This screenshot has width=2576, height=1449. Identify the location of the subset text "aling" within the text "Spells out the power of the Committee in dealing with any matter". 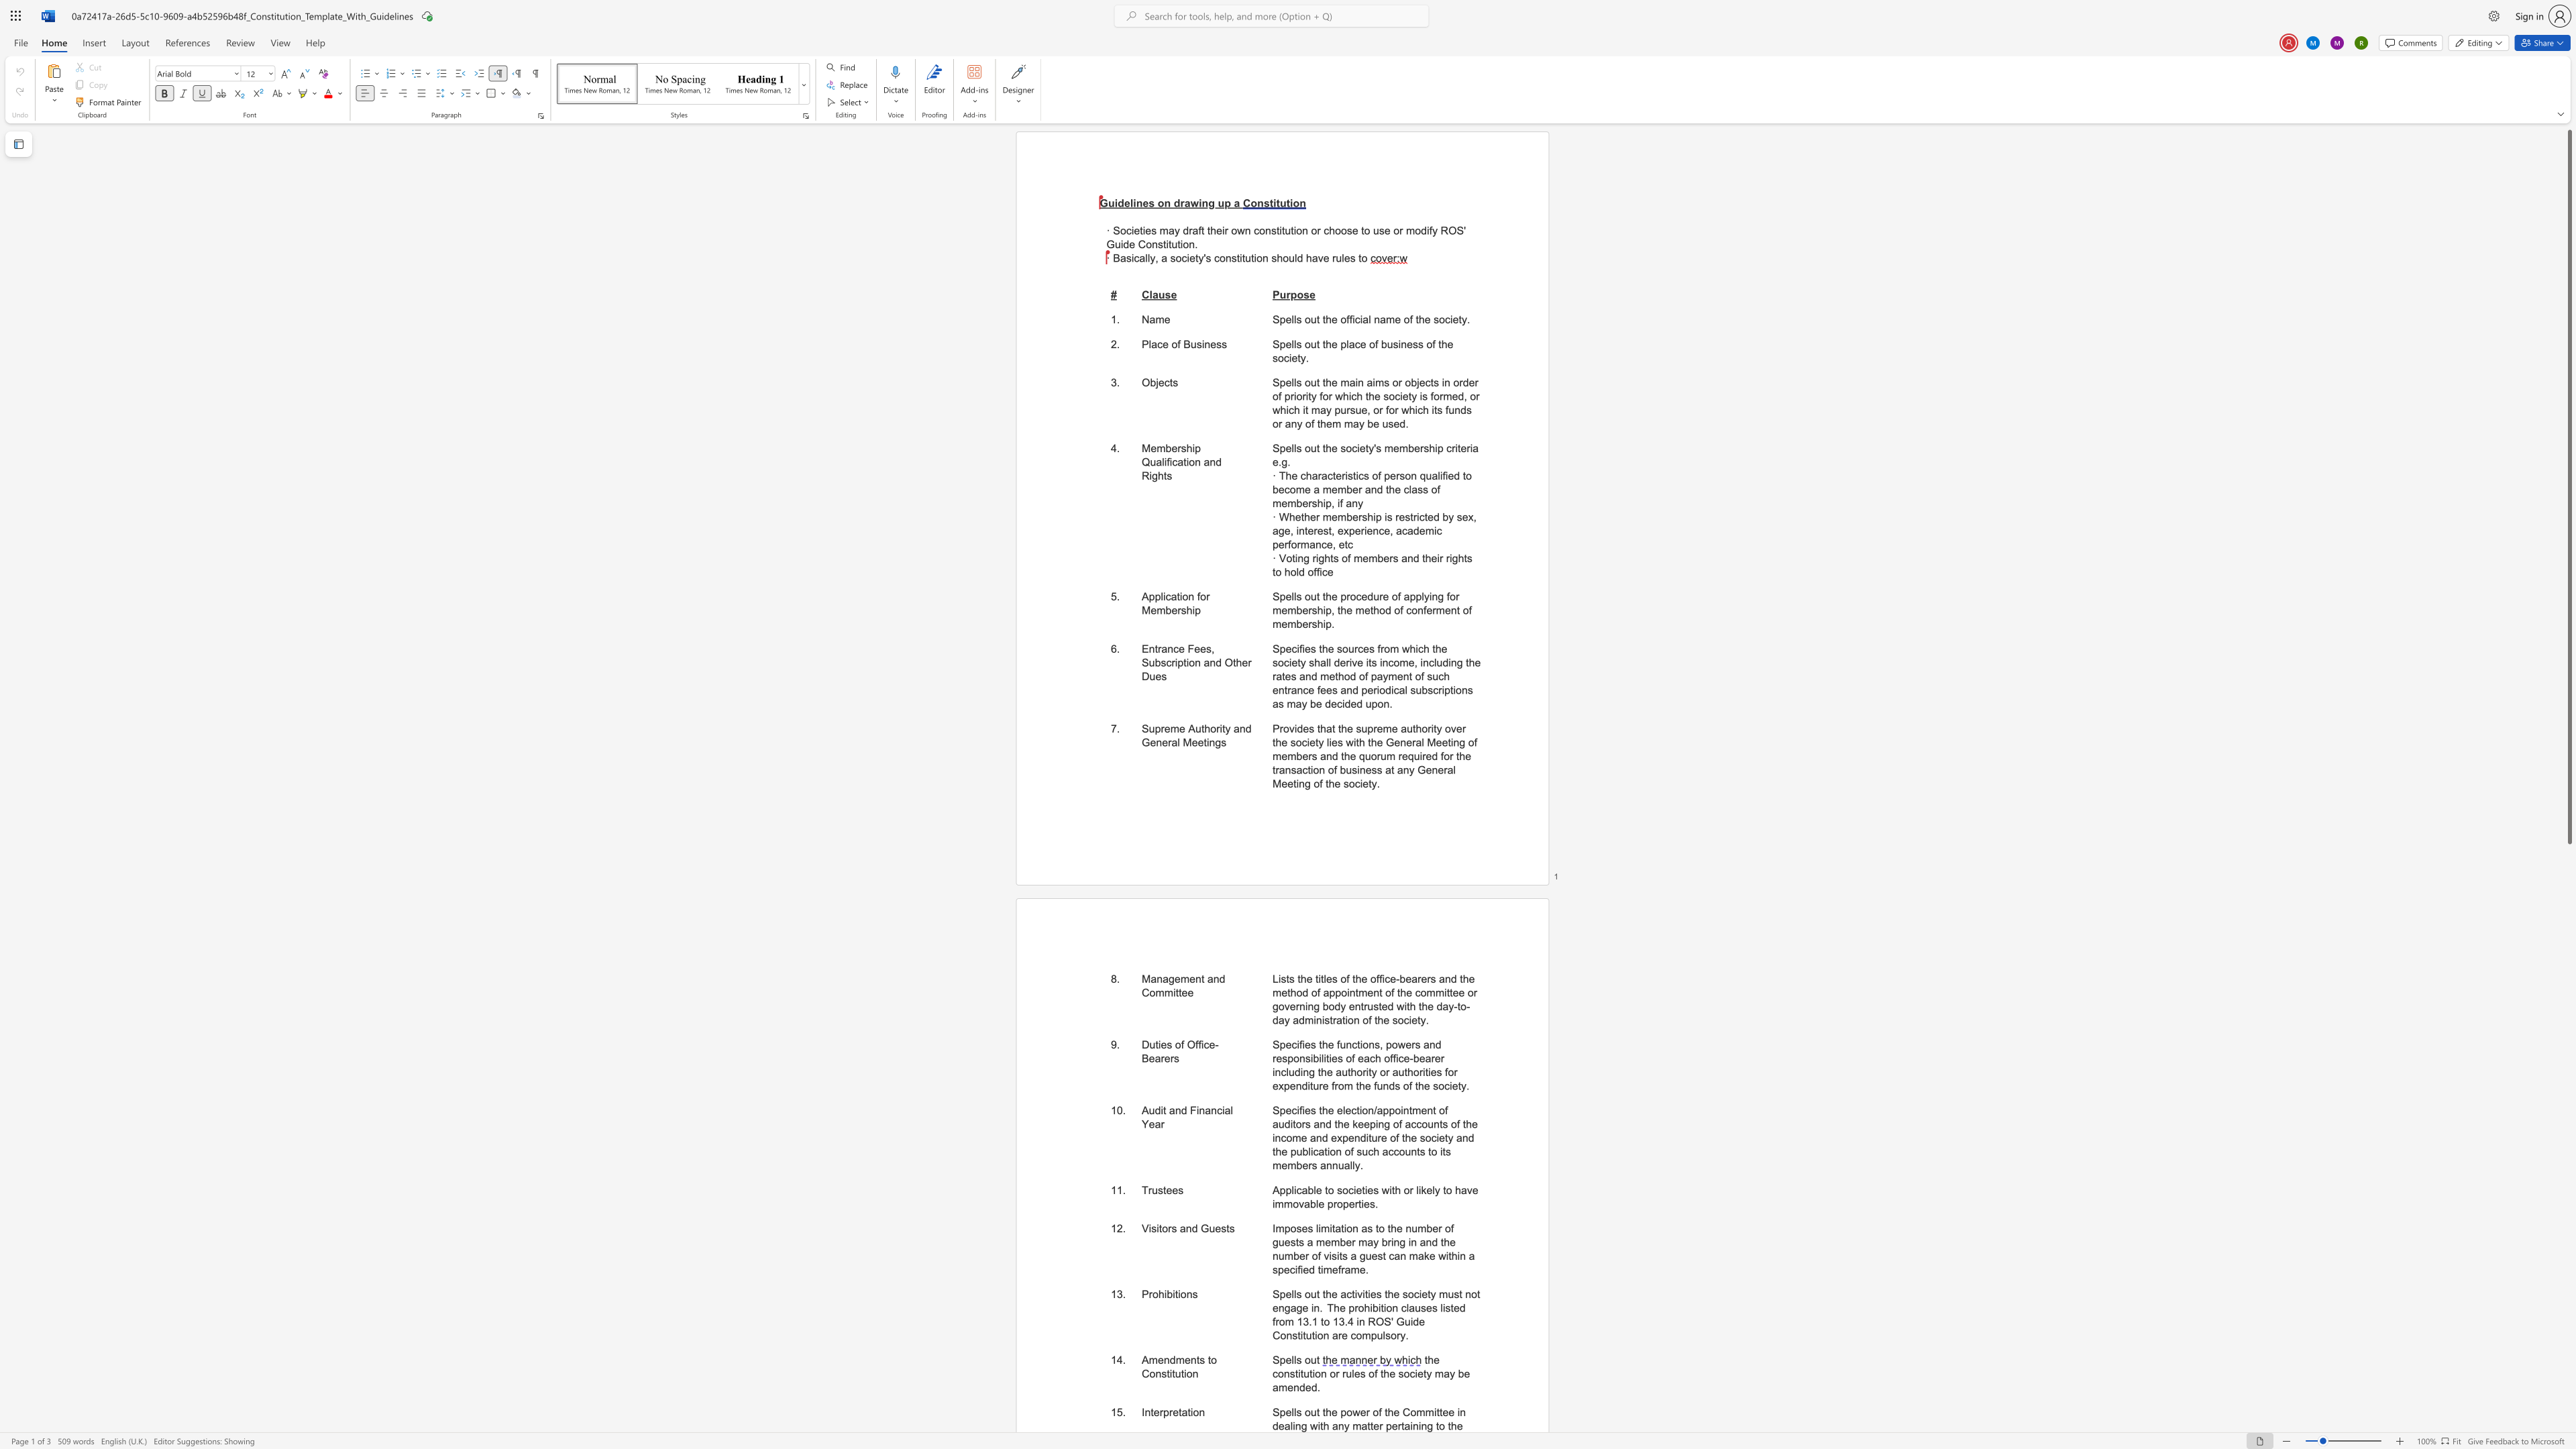
(1283, 1426).